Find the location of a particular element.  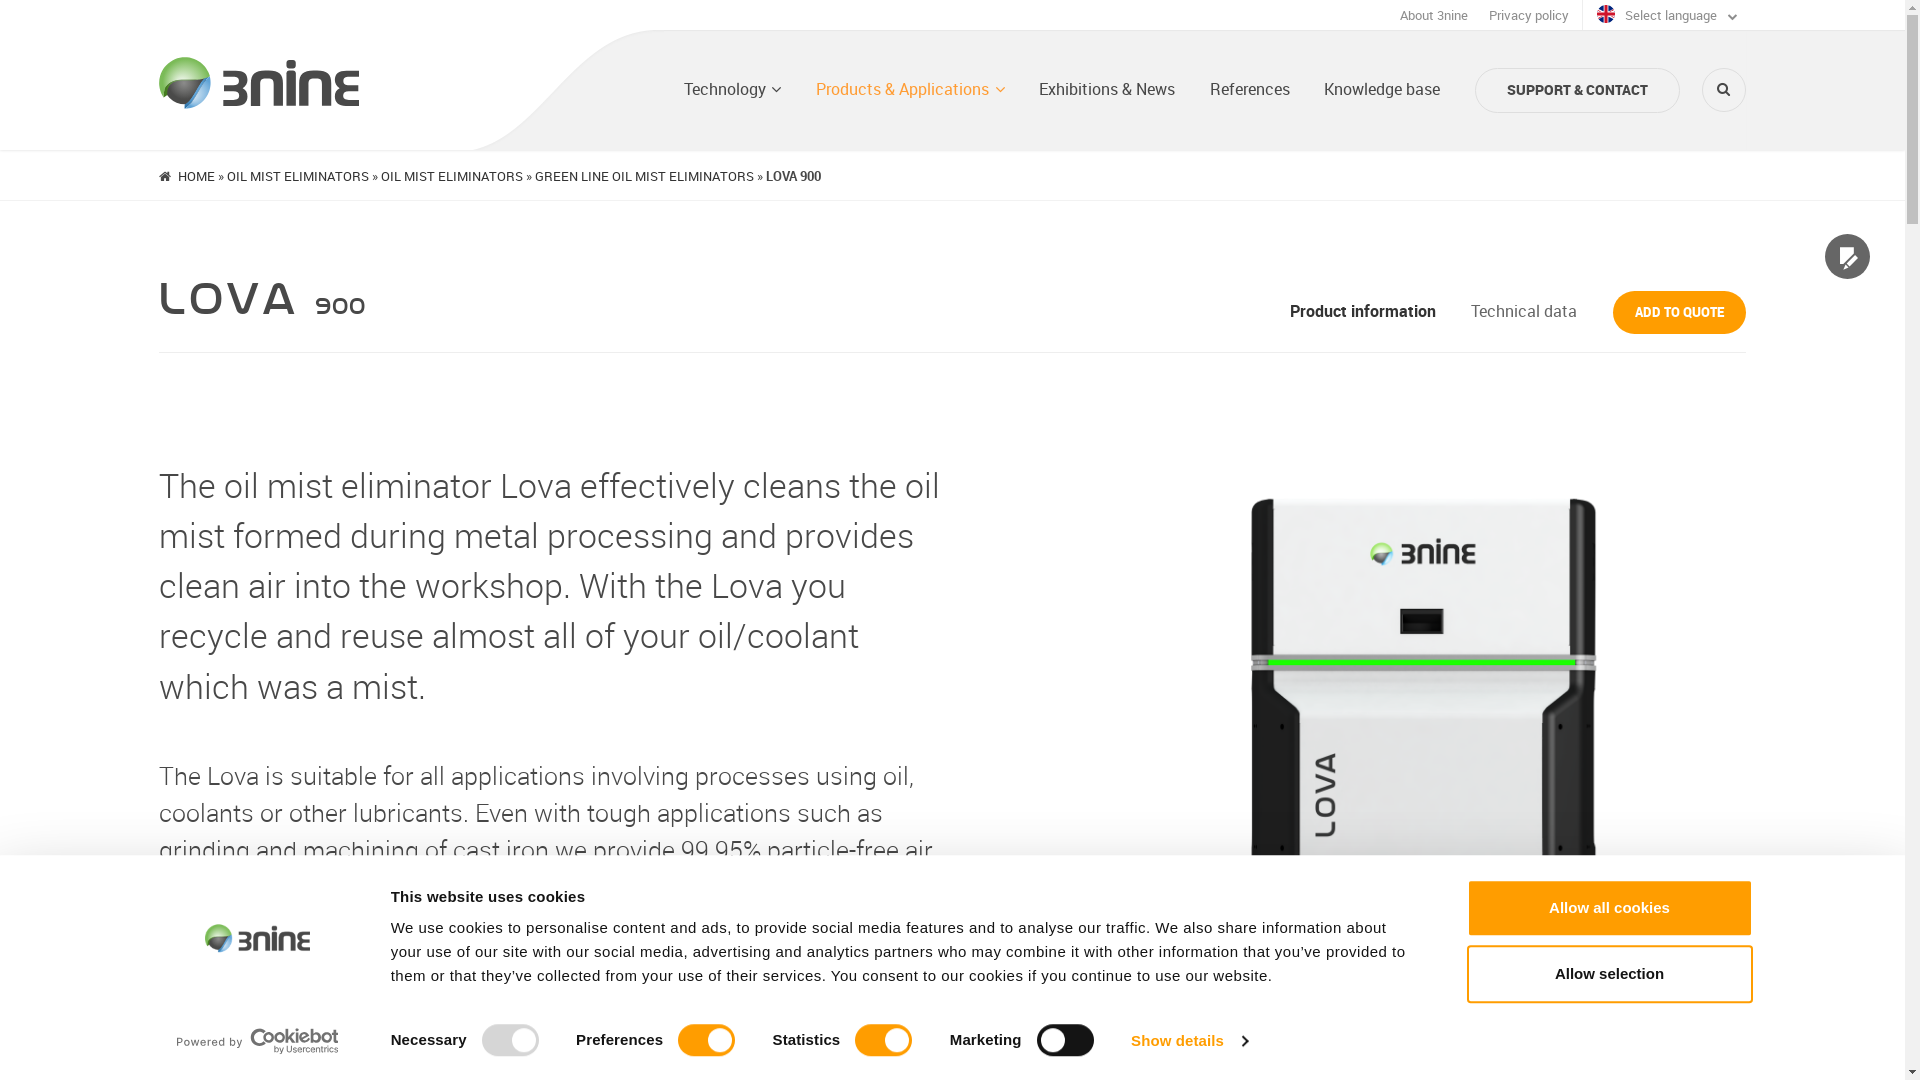

'Technology' is located at coordinates (732, 88).